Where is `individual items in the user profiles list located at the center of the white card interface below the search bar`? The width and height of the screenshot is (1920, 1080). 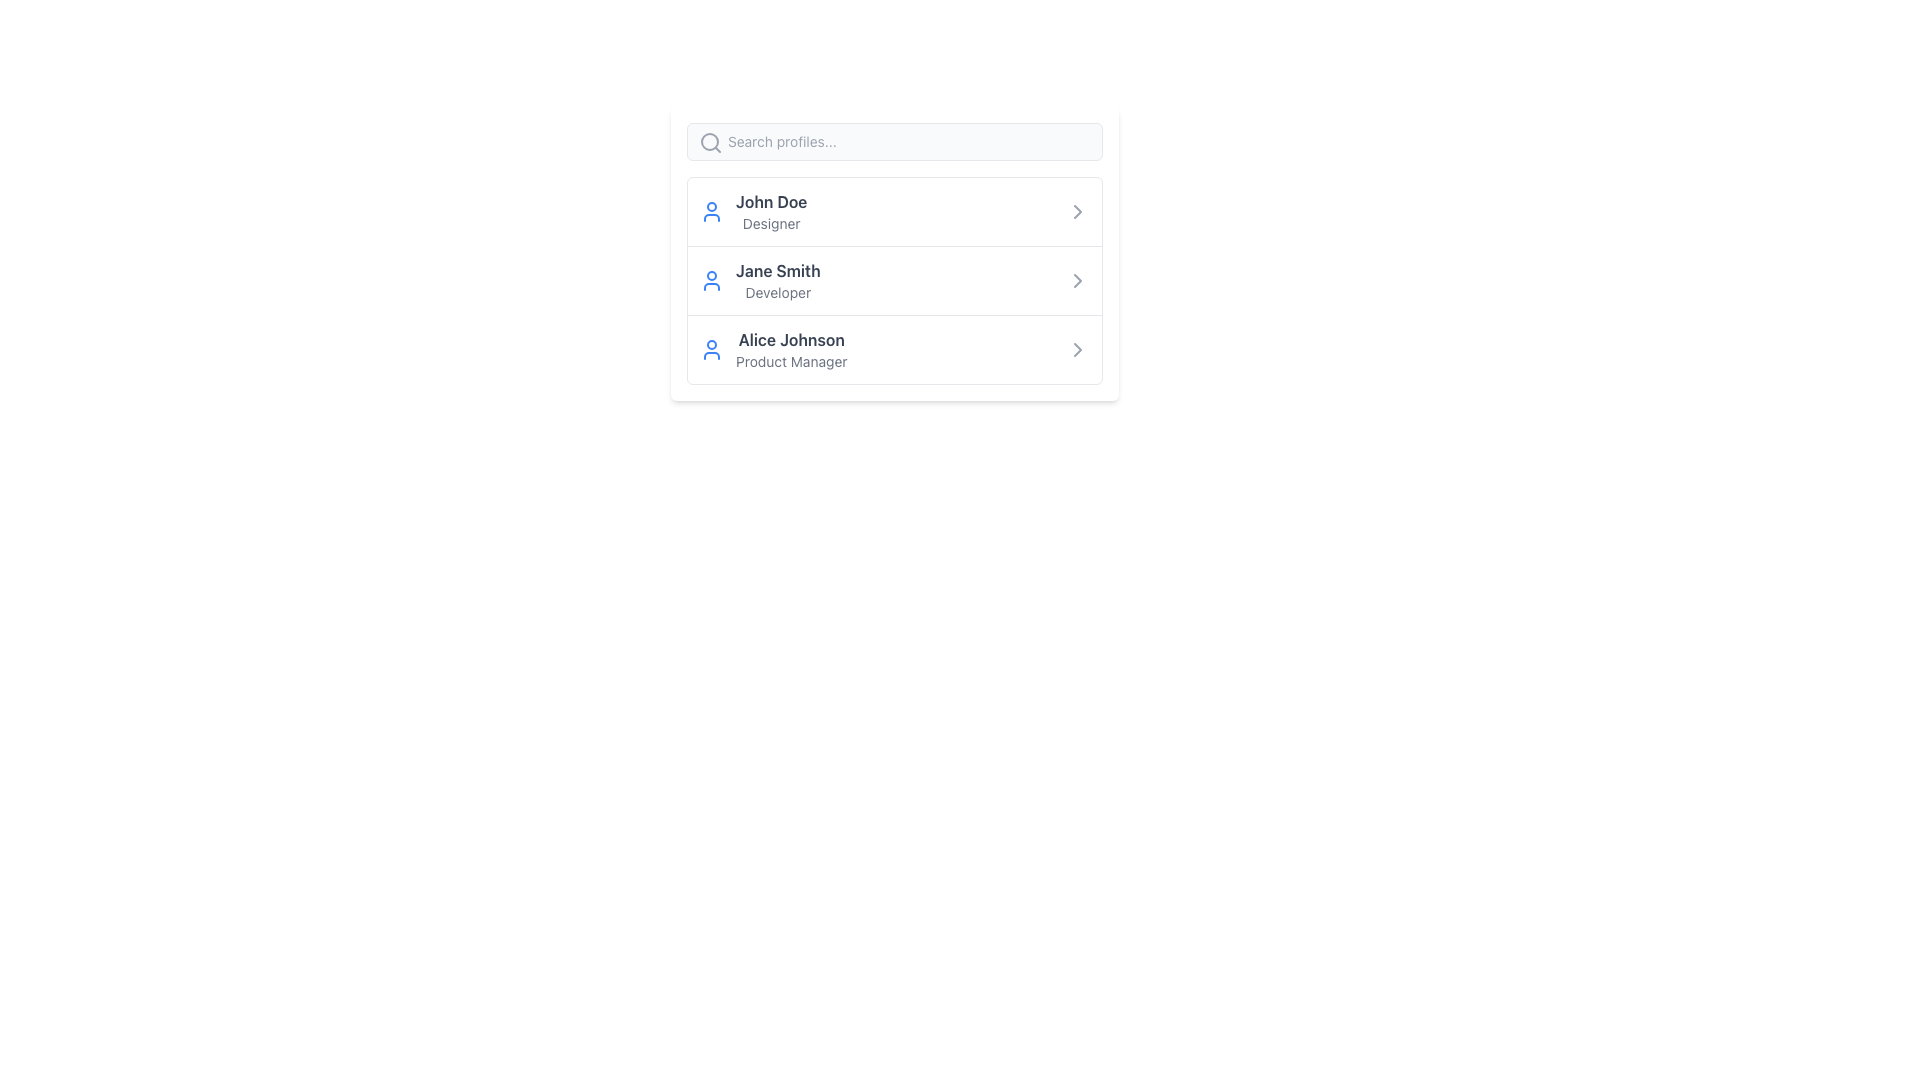 individual items in the user profiles list located at the center of the white card interface below the search bar is located at coordinates (893, 281).